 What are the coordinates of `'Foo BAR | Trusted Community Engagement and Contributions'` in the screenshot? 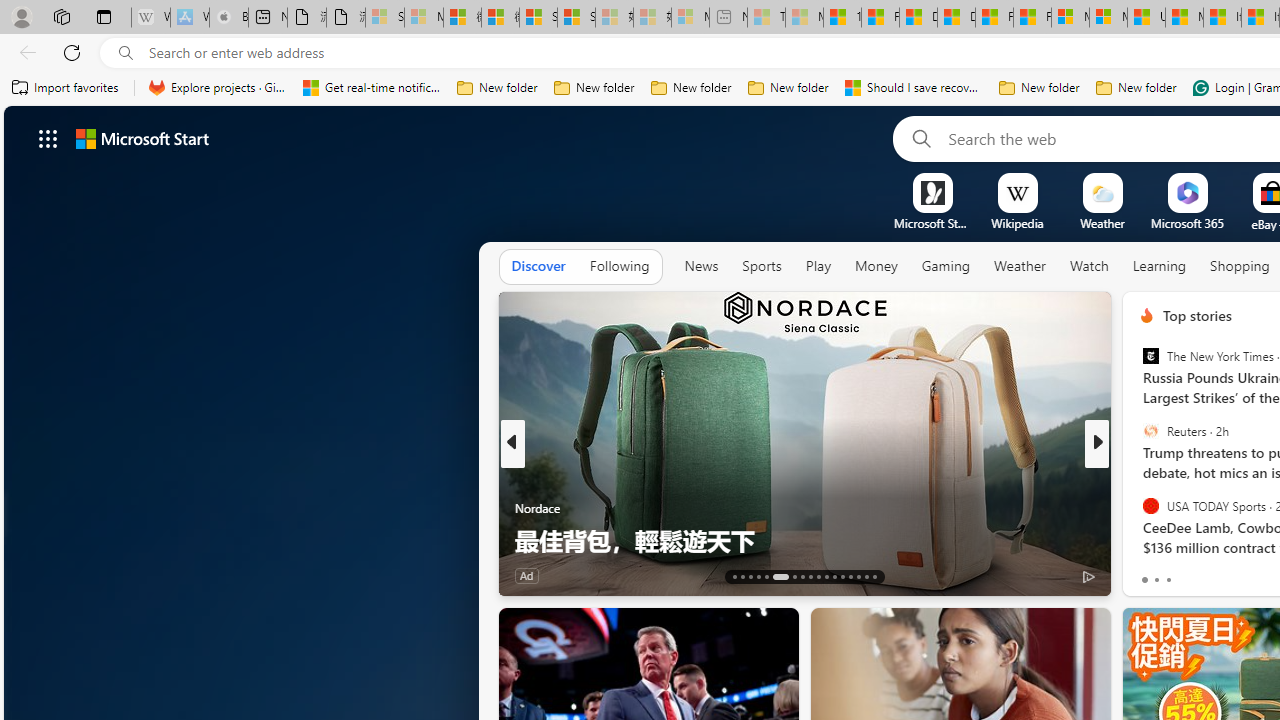 It's located at (1032, 17).